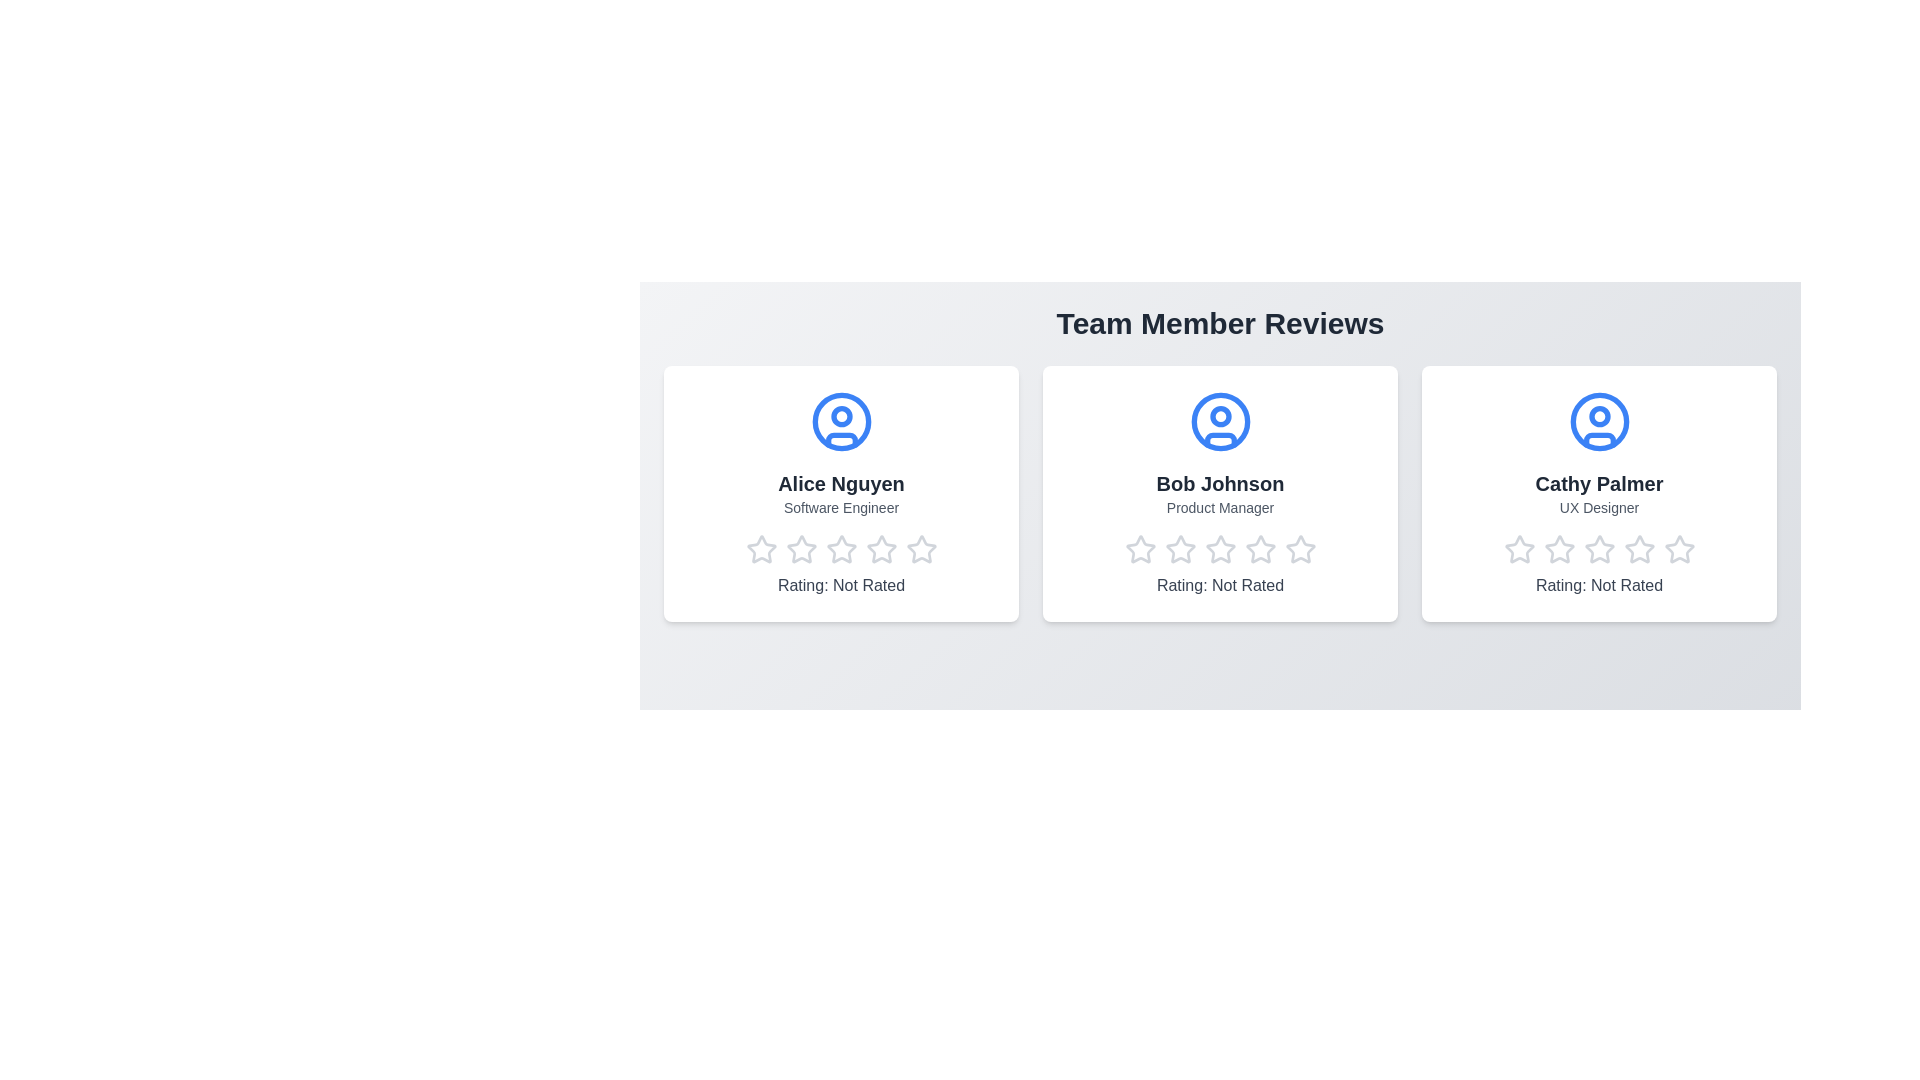 This screenshot has height=1080, width=1920. I want to click on the card of the team member Alice Nguyen to view their details, so click(841, 493).